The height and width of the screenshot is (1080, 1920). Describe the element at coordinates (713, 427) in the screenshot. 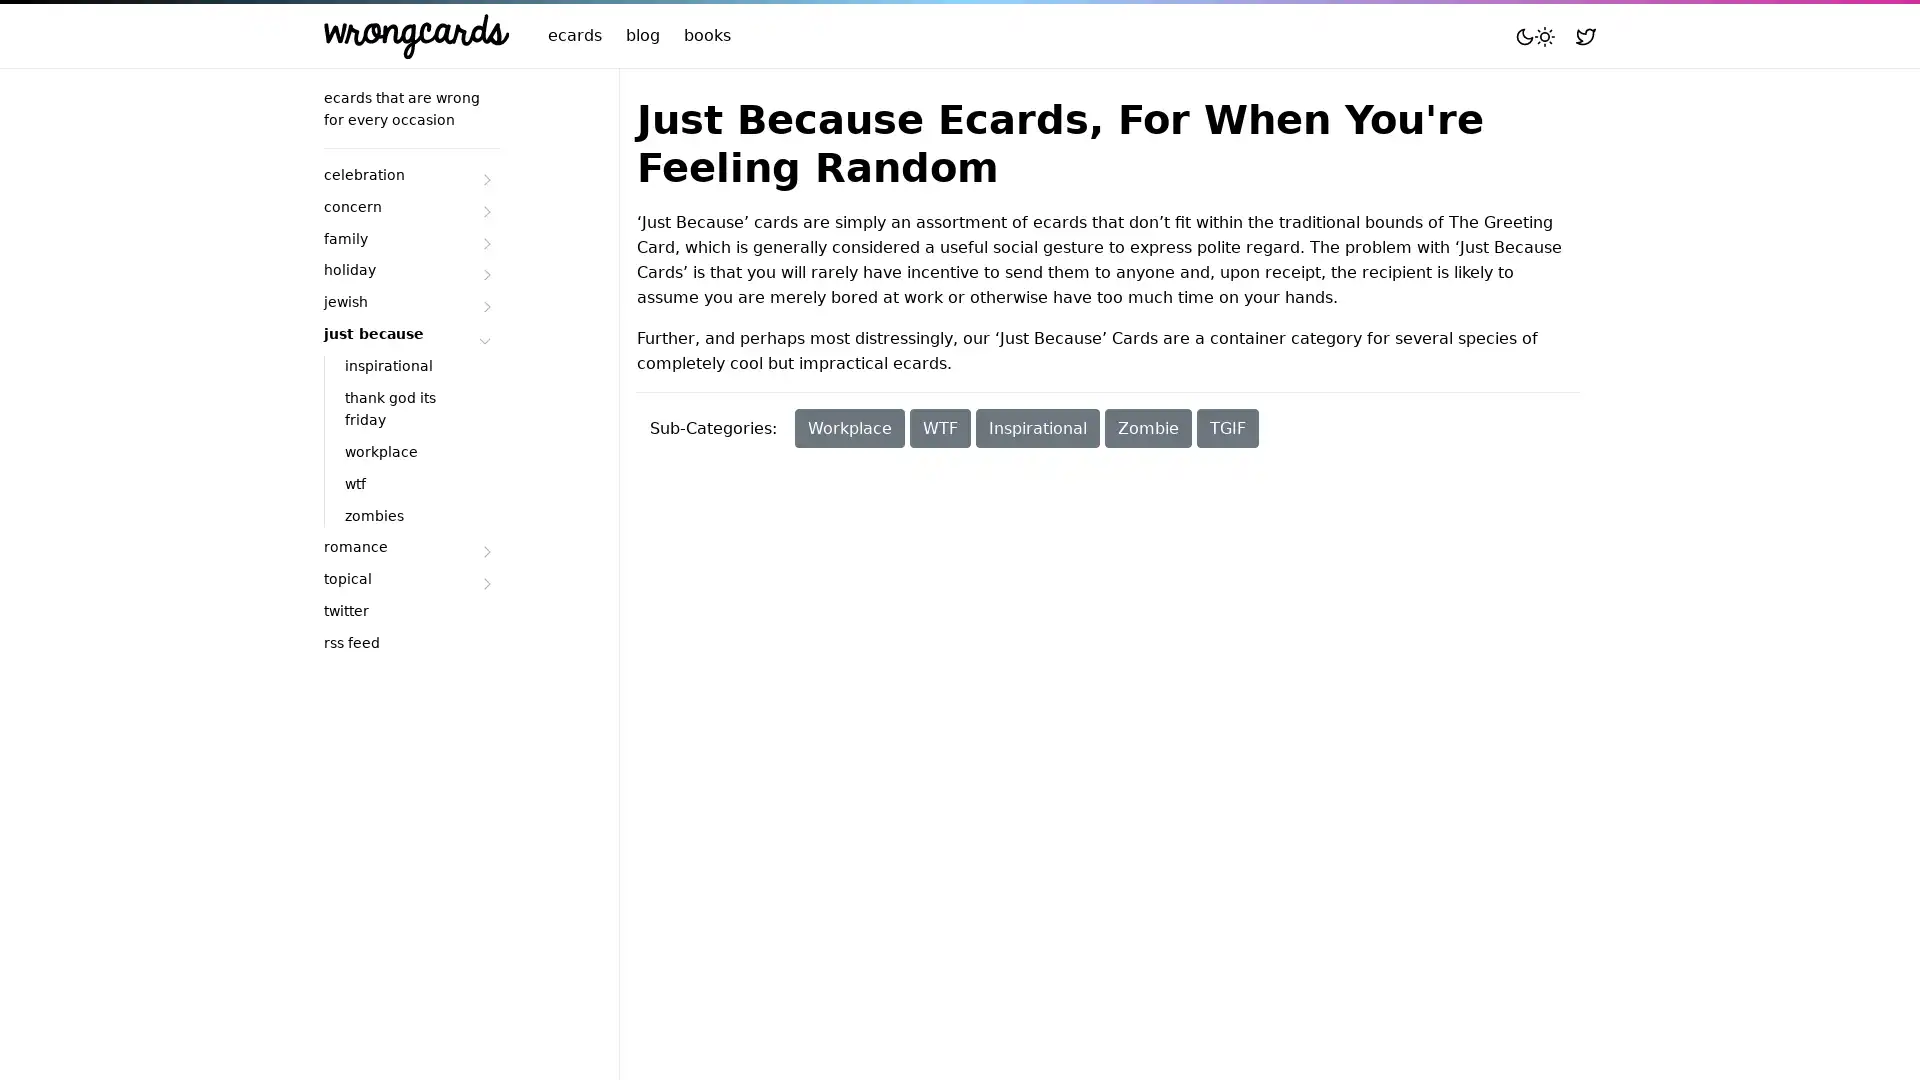

I see `Sub-Categories:` at that location.